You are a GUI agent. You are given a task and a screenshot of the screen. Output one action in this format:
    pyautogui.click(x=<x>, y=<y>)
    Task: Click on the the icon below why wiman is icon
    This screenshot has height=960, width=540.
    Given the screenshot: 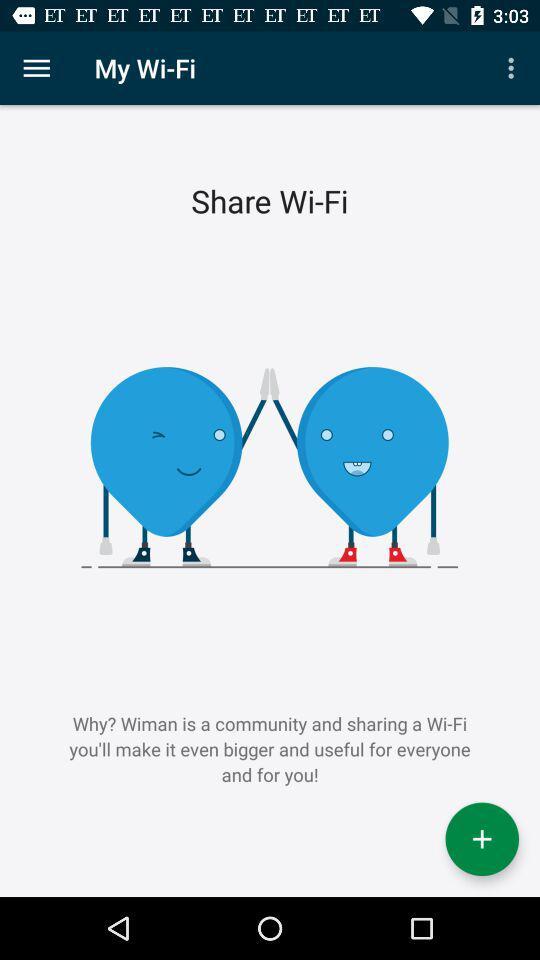 What is the action you would take?
    pyautogui.click(x=481, y=839)
    